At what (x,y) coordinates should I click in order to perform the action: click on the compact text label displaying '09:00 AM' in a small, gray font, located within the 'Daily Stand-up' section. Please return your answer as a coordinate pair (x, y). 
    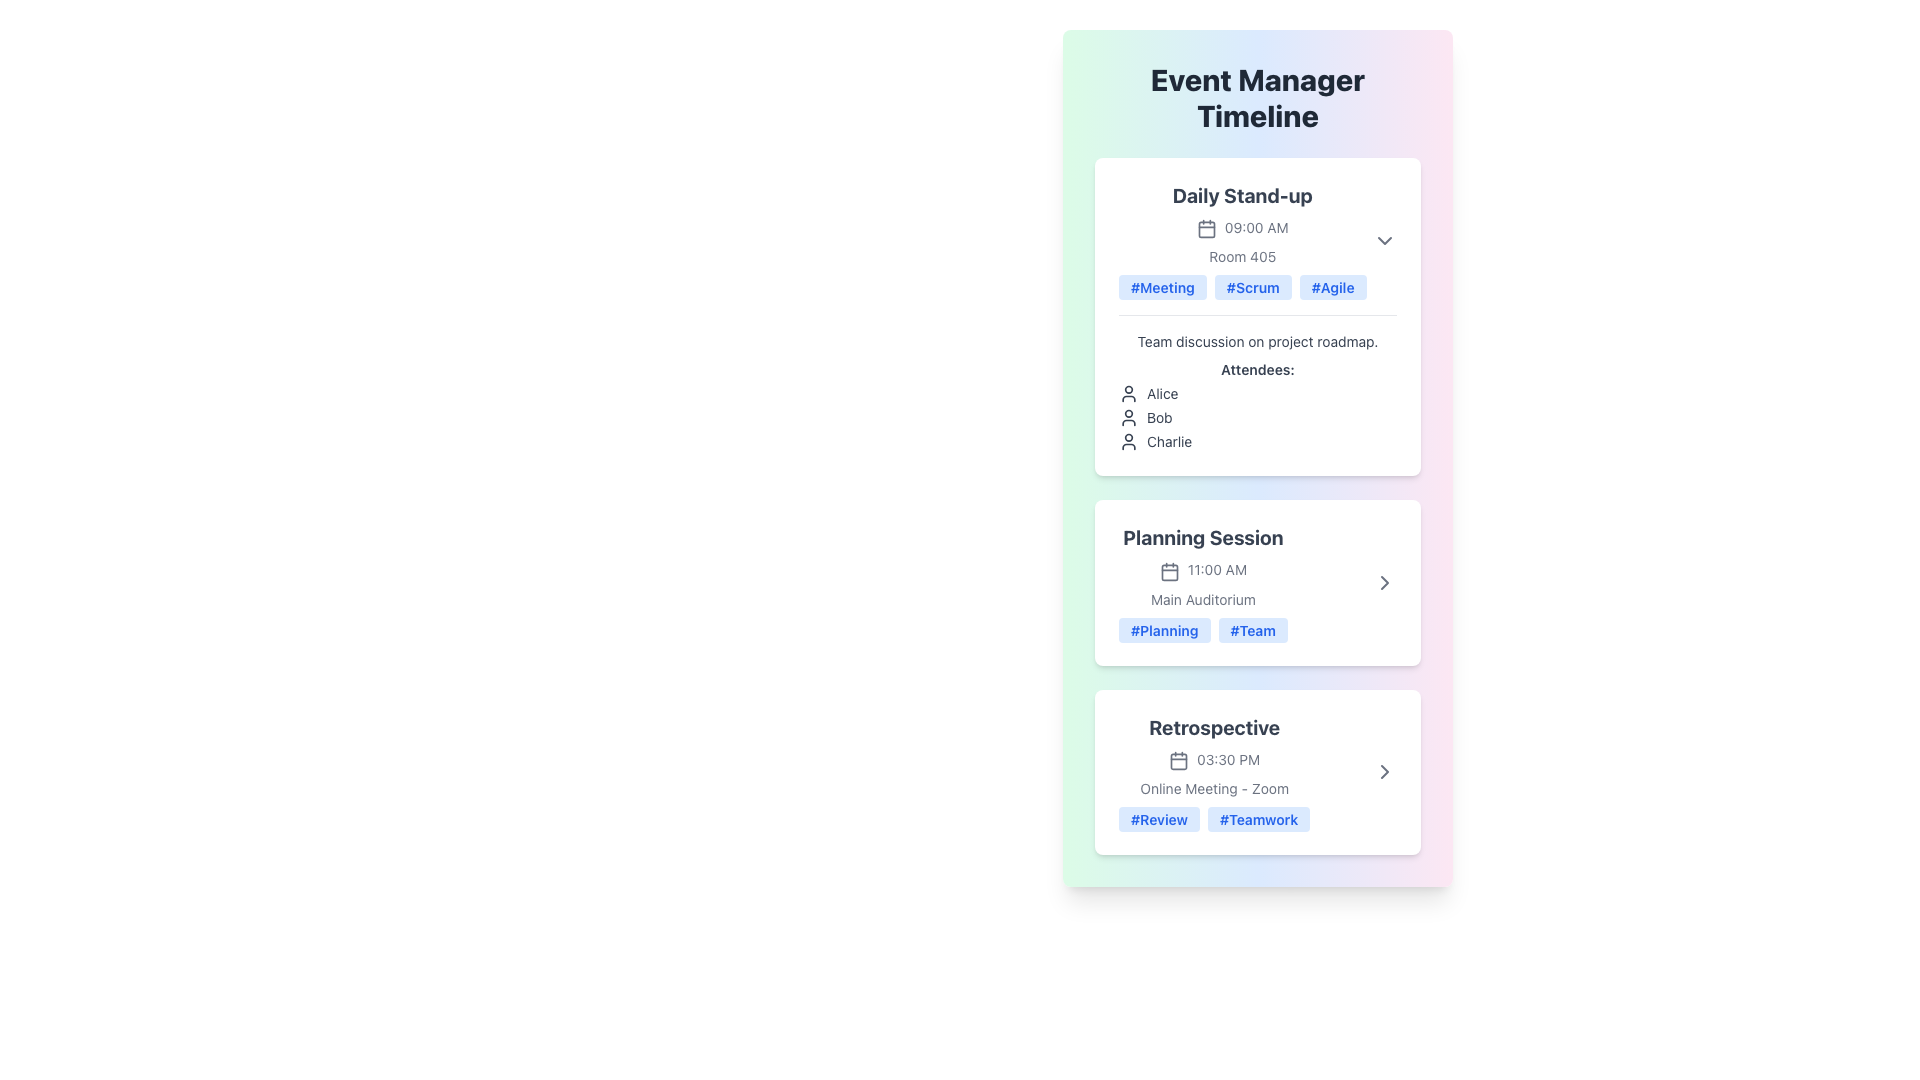
    Looking at the image, I should click on (1241, 227).